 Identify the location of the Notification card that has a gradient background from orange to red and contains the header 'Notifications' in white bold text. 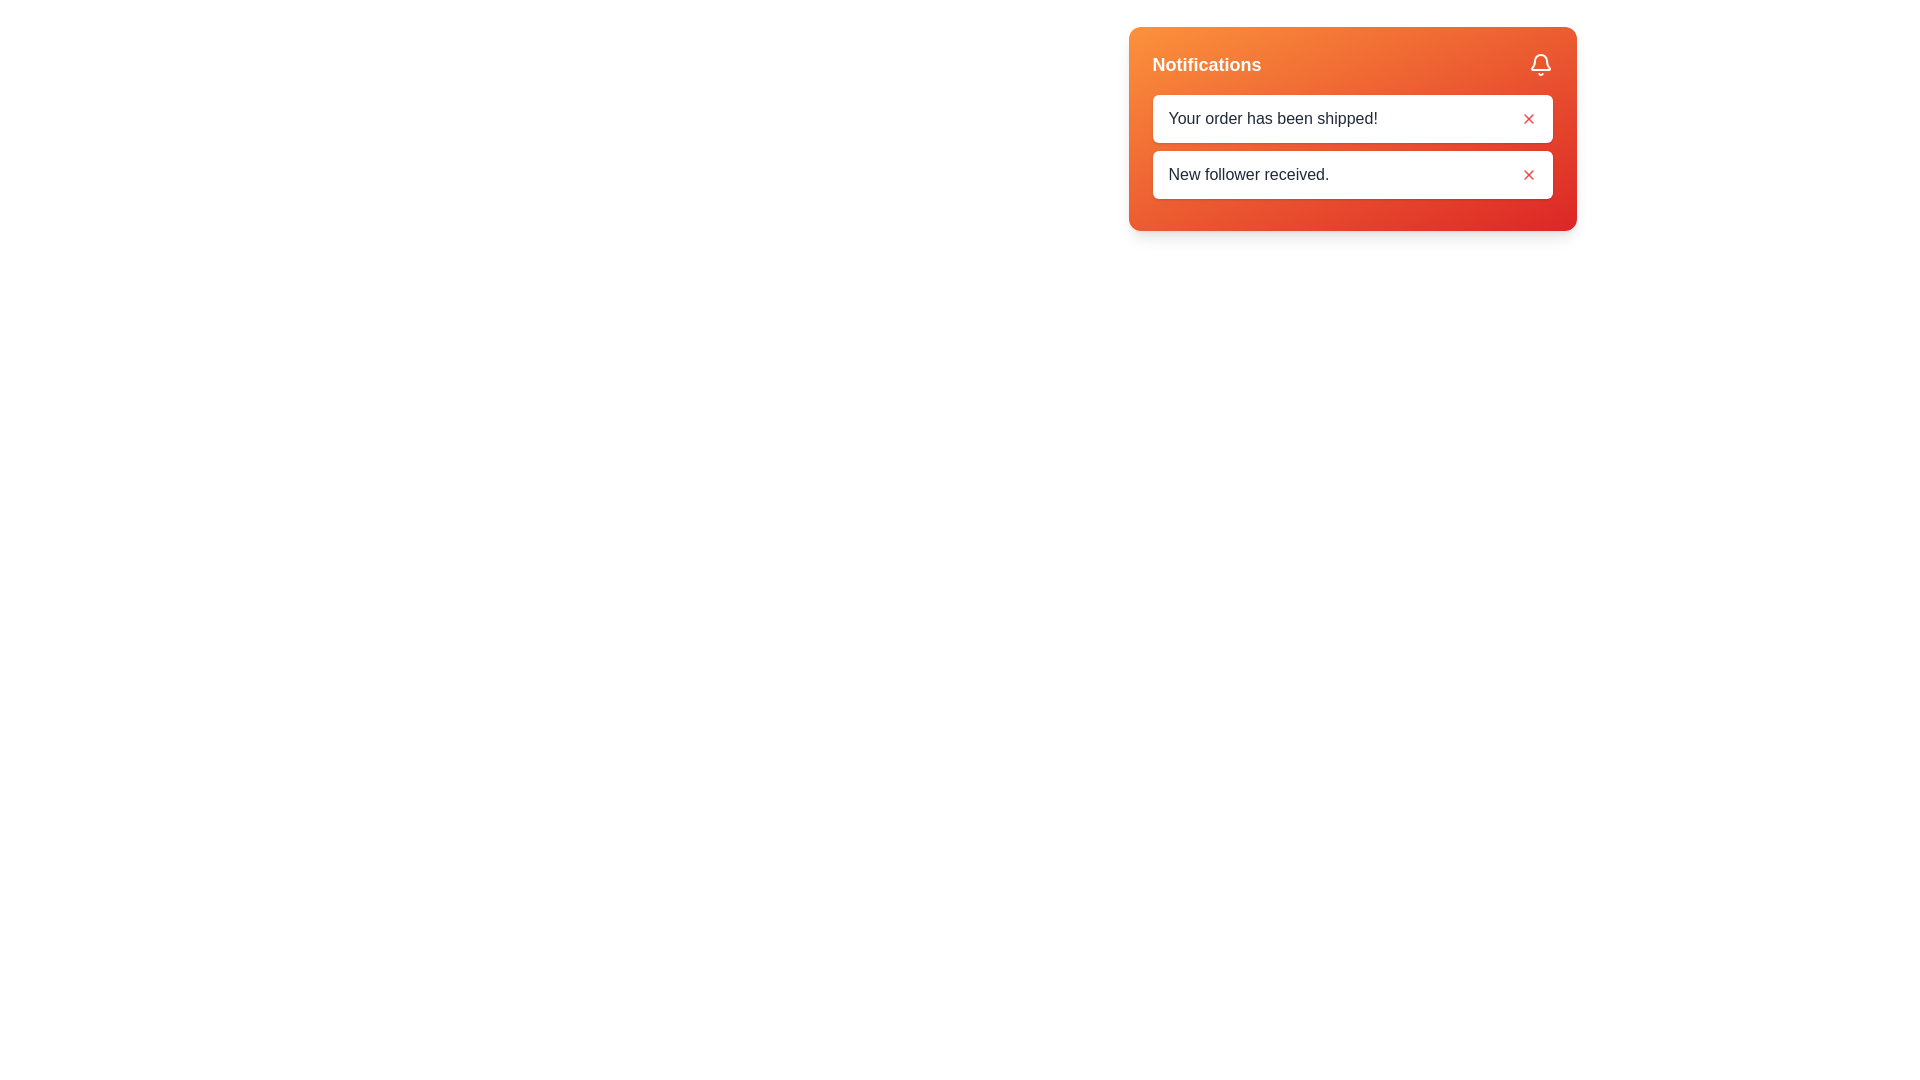
(1352, 128).